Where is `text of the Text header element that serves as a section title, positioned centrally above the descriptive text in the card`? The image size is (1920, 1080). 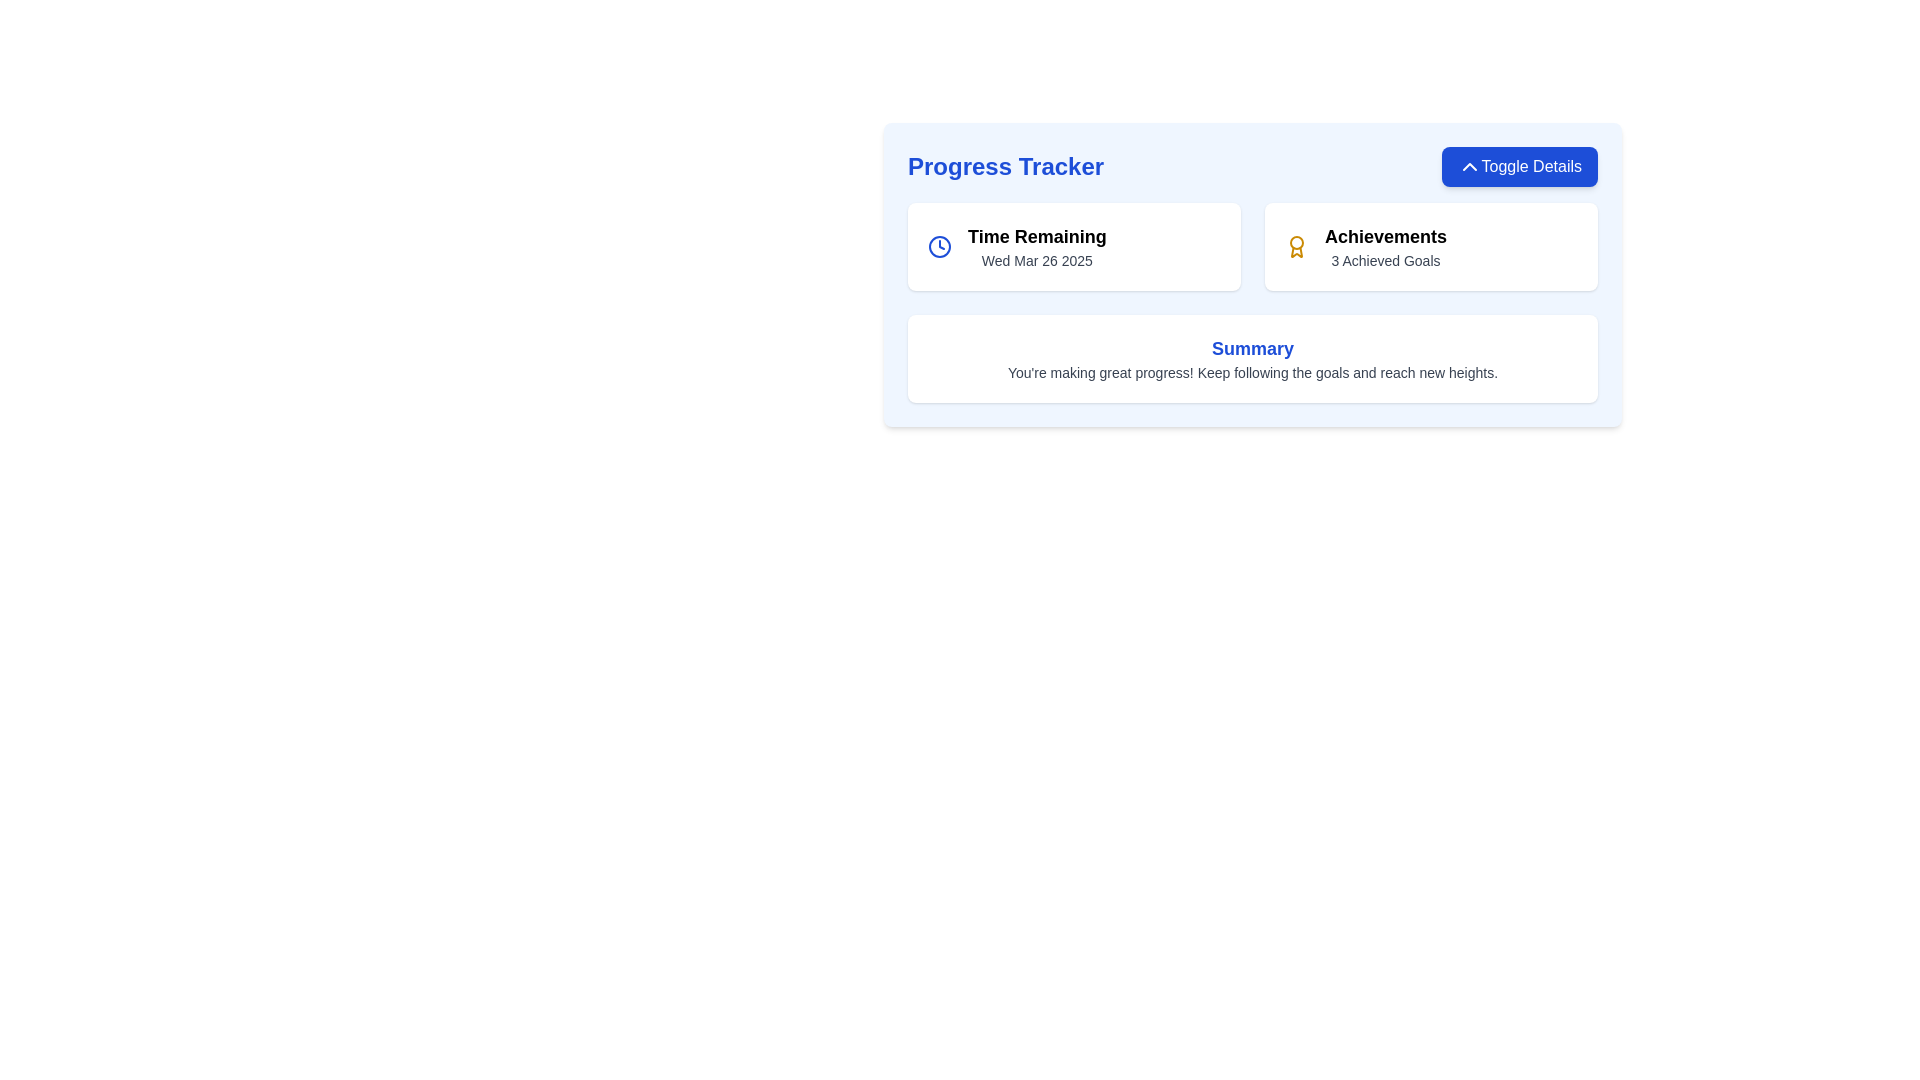 text of the Text header element that serves as a section title, positioned centrally above the descriptive text in the card is located at coordinates (1251, 347).